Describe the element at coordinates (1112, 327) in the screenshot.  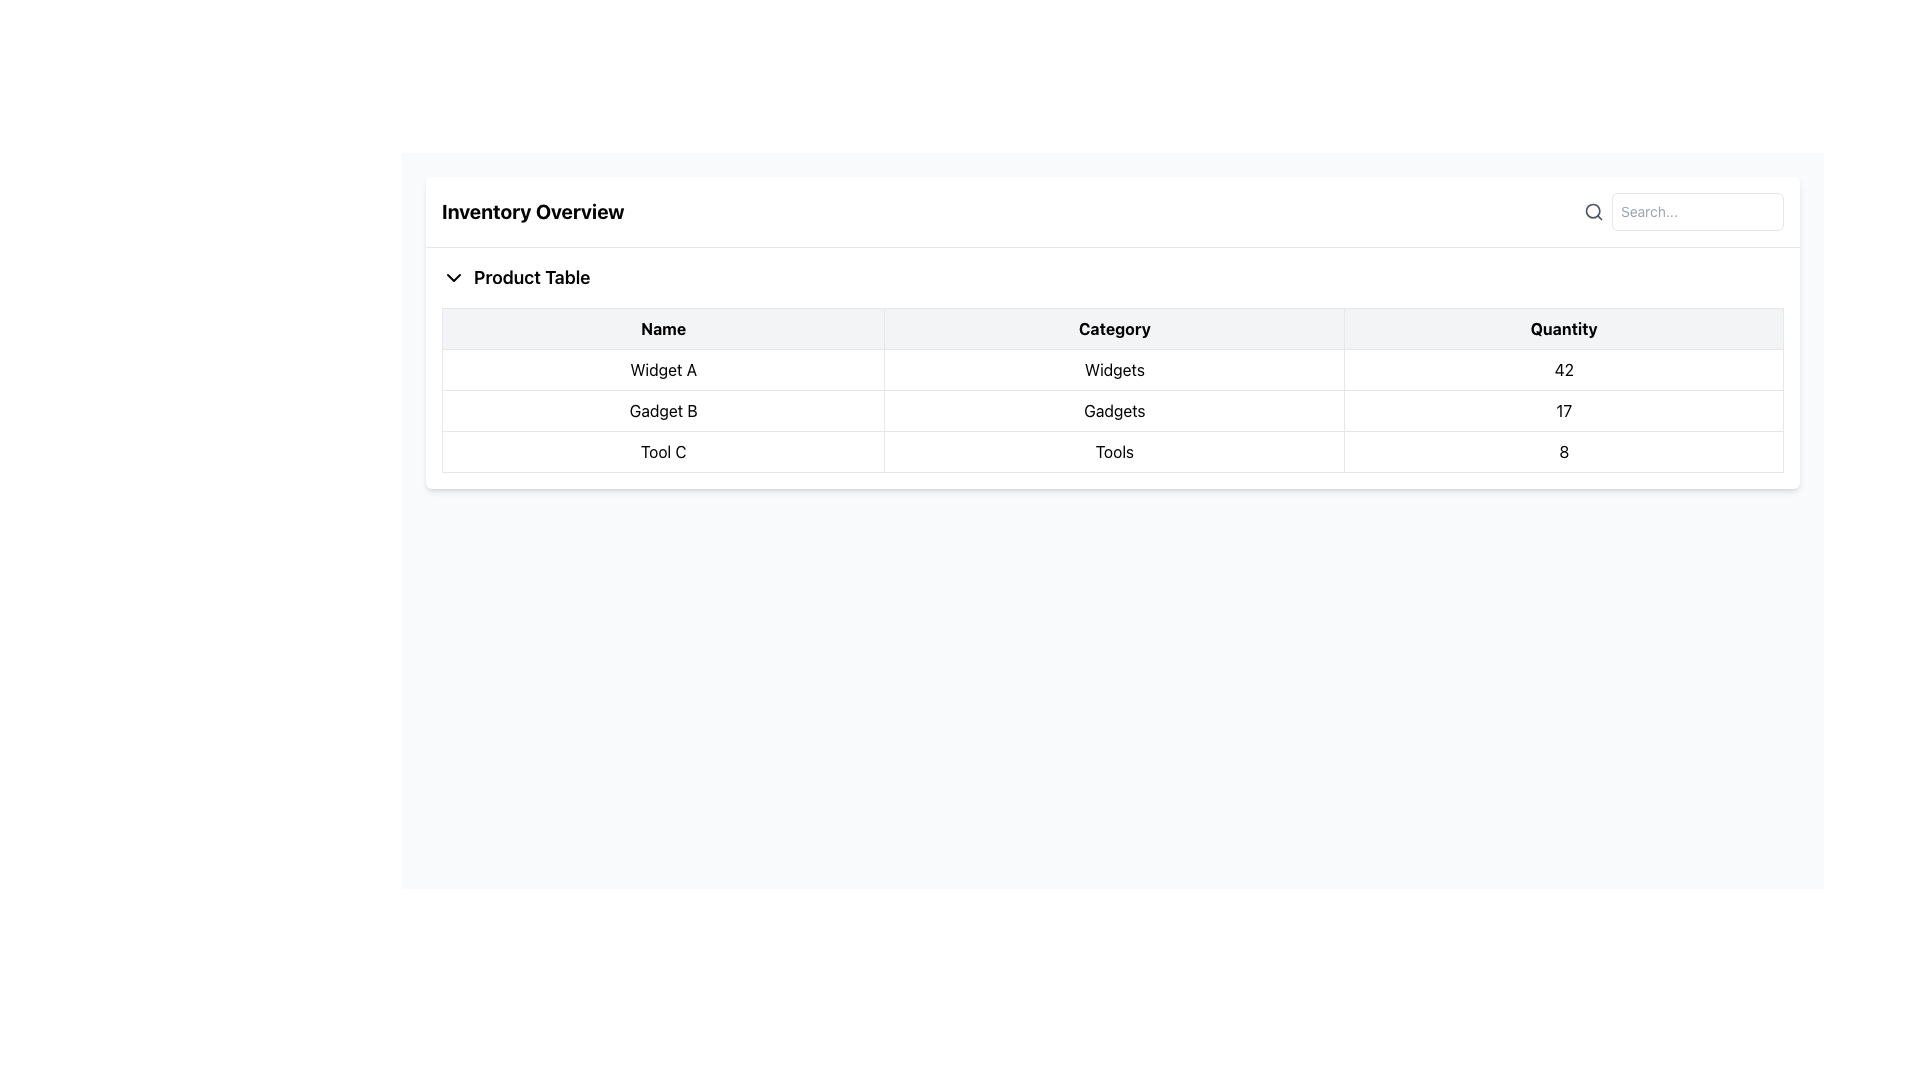
I see `the header row of the table that contains the headers 'Name,' 'Category,' and 'Quantity,' which is located at the top of the table with a light gray background` at that location.